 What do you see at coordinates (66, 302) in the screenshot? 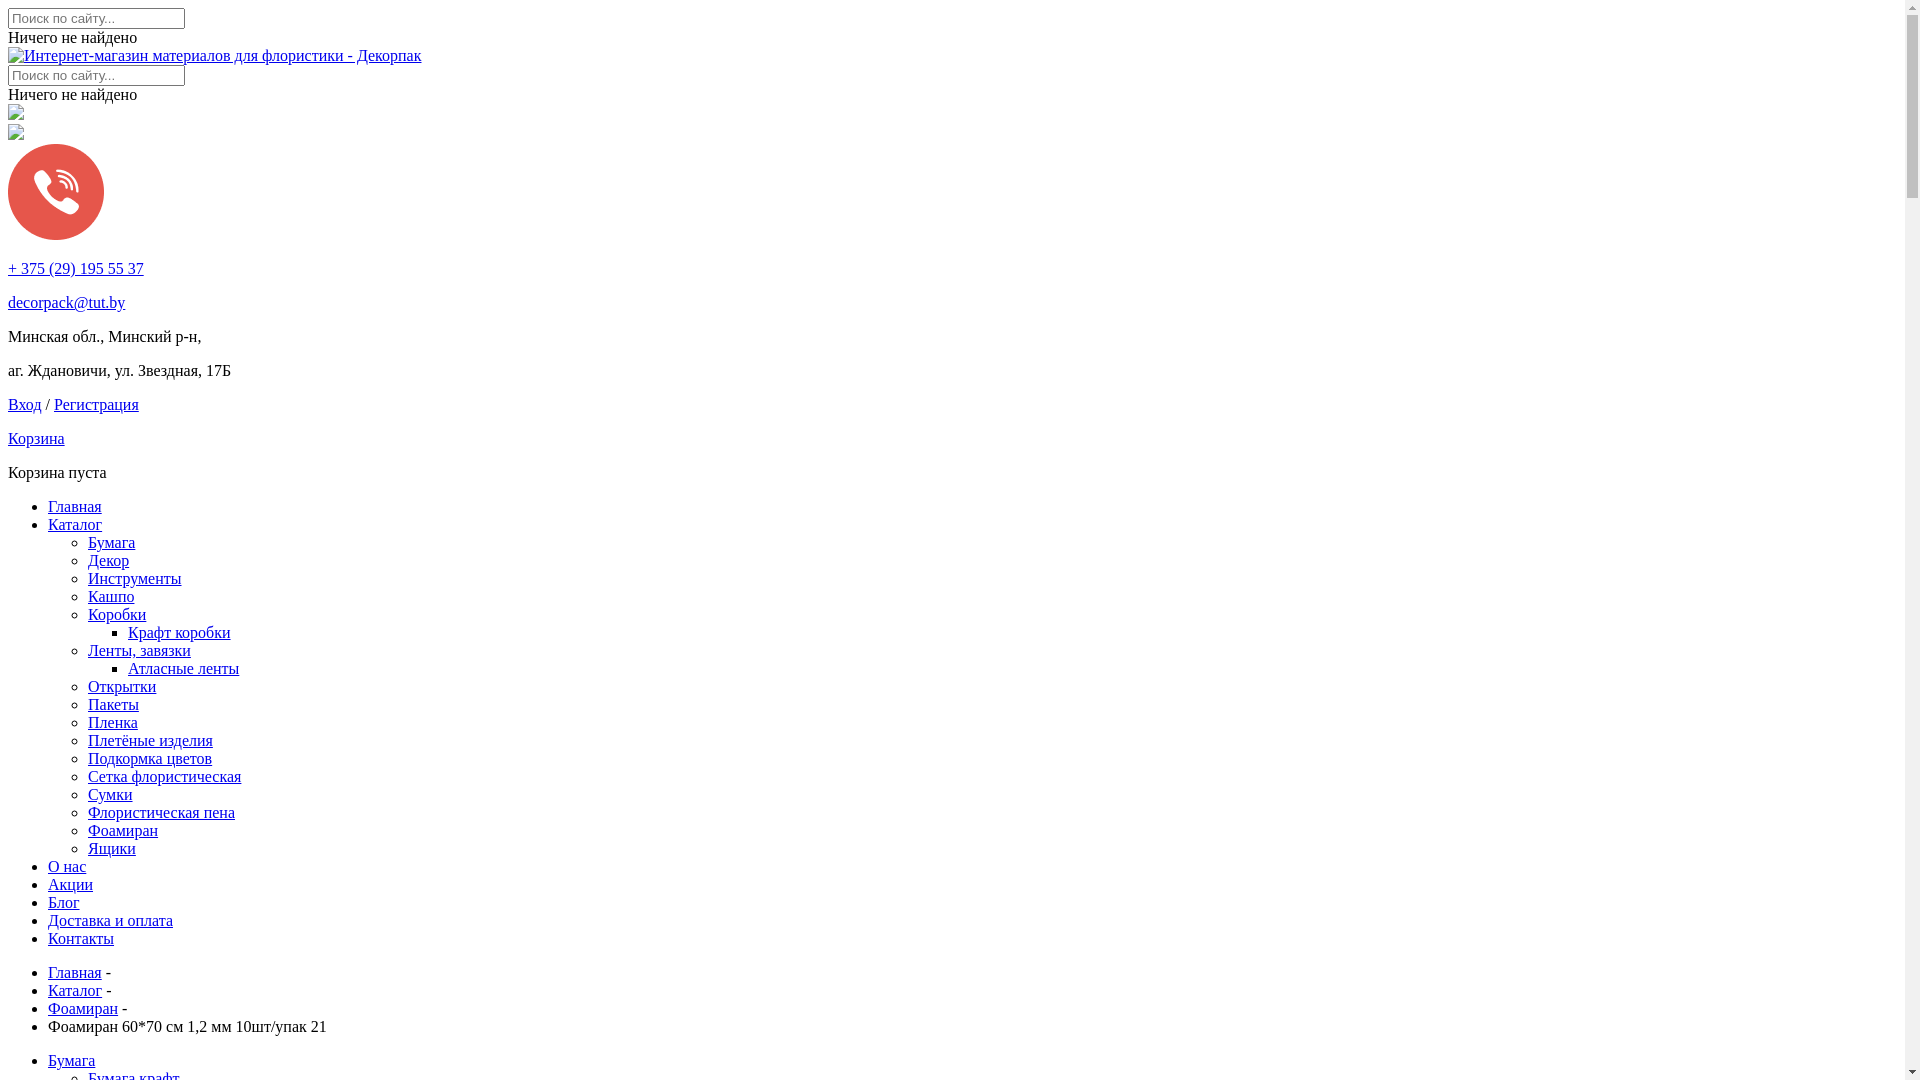
I see `'decorpack@tut.by'` at bounding box center [66, 302].